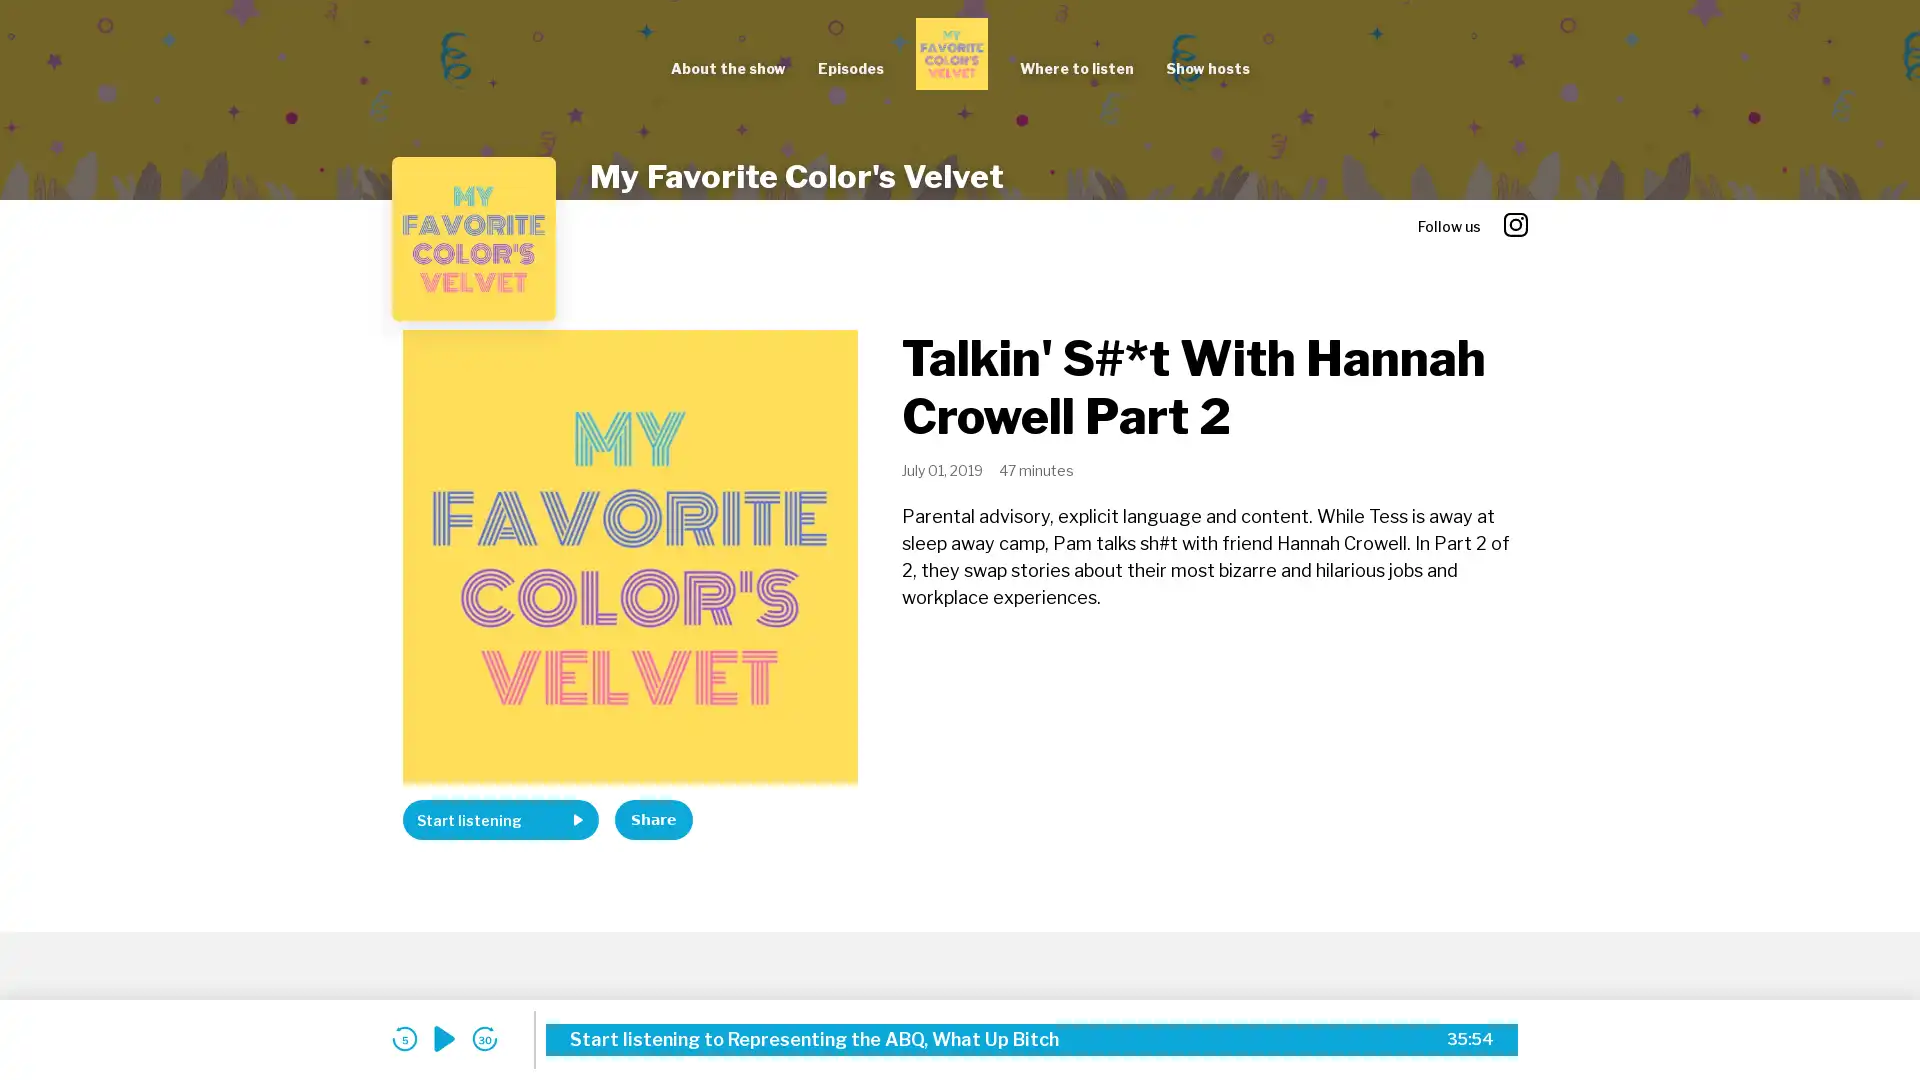 This screenshot has width=1920, height=1080. What do you see at coordinates (484, 1038) in the screenshot?
I see `skip forward 30 seconds` at bounding box center [484, 1038].